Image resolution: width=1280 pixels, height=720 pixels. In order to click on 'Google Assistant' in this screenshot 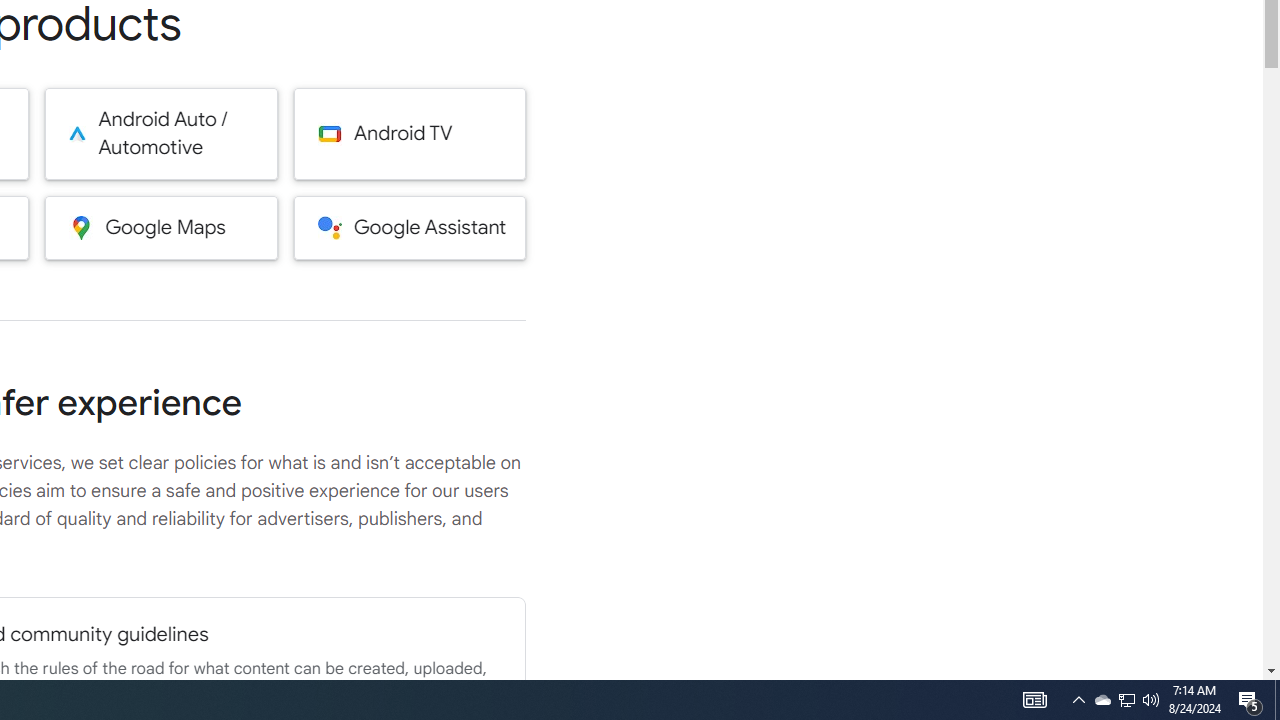, I will do `click(409, 226)`.